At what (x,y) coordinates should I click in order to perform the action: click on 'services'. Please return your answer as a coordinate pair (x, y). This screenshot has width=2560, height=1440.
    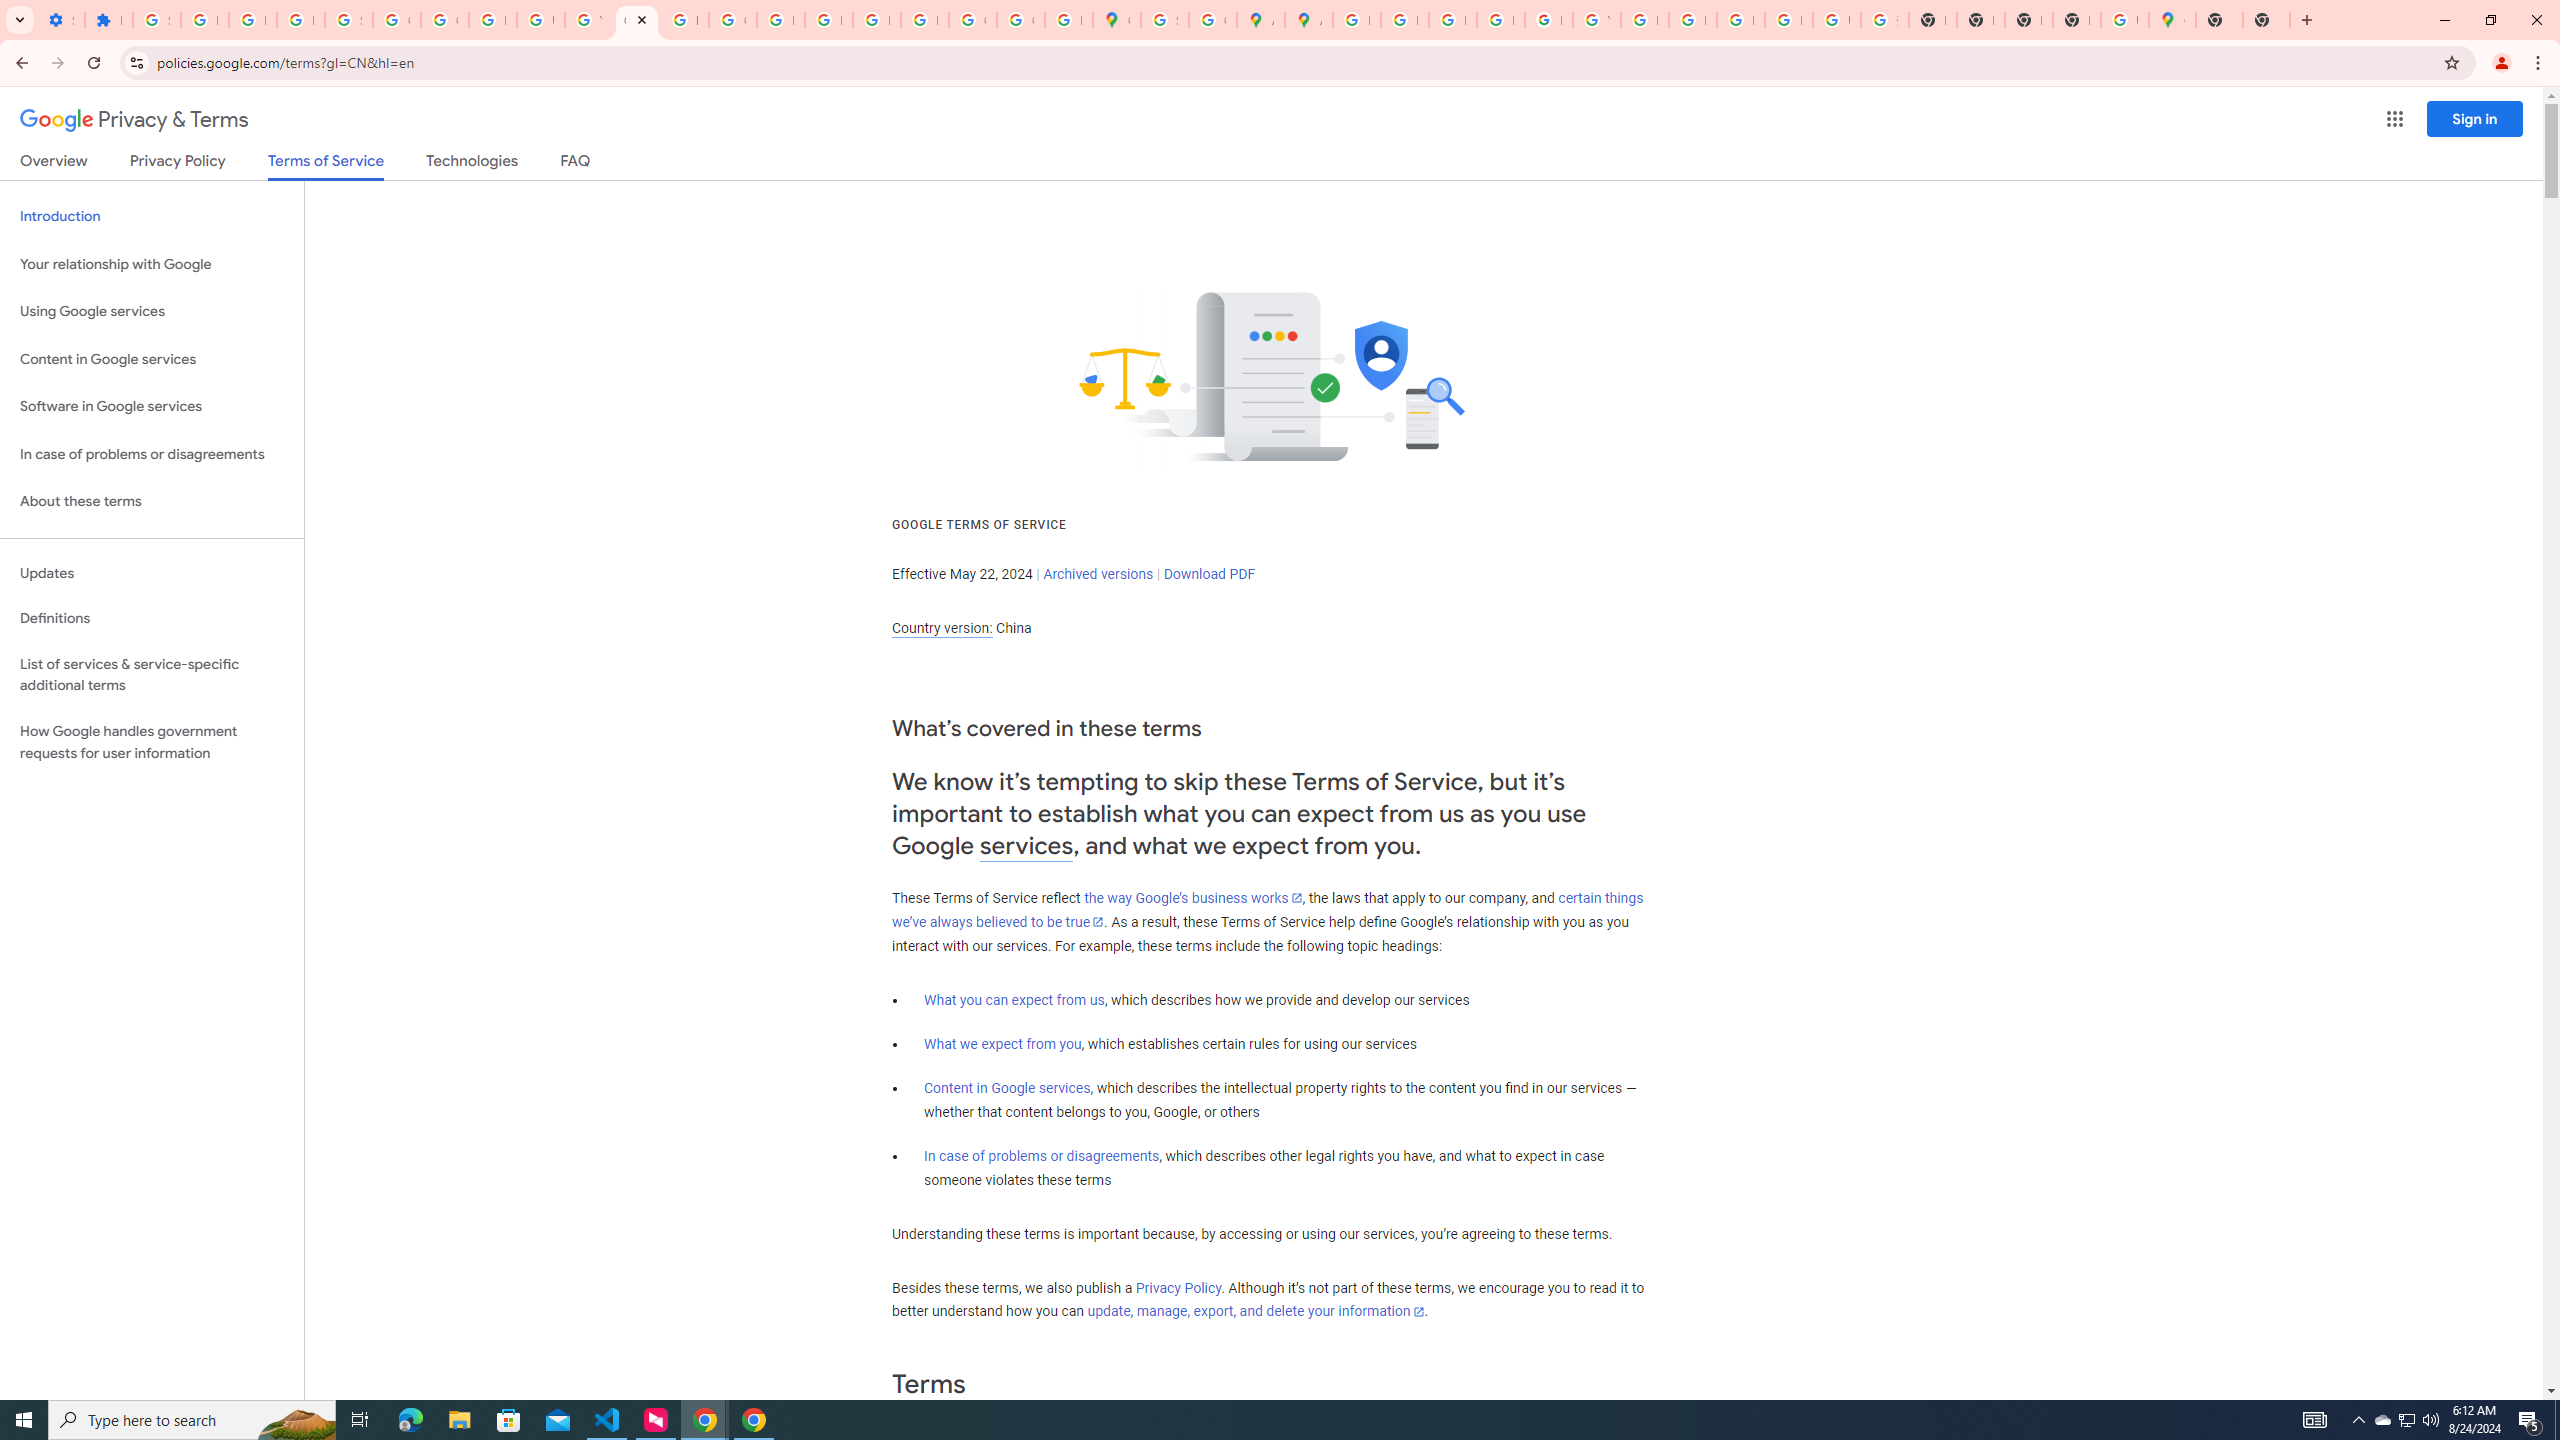
    Looking at the image, I should click on (1026, 846).